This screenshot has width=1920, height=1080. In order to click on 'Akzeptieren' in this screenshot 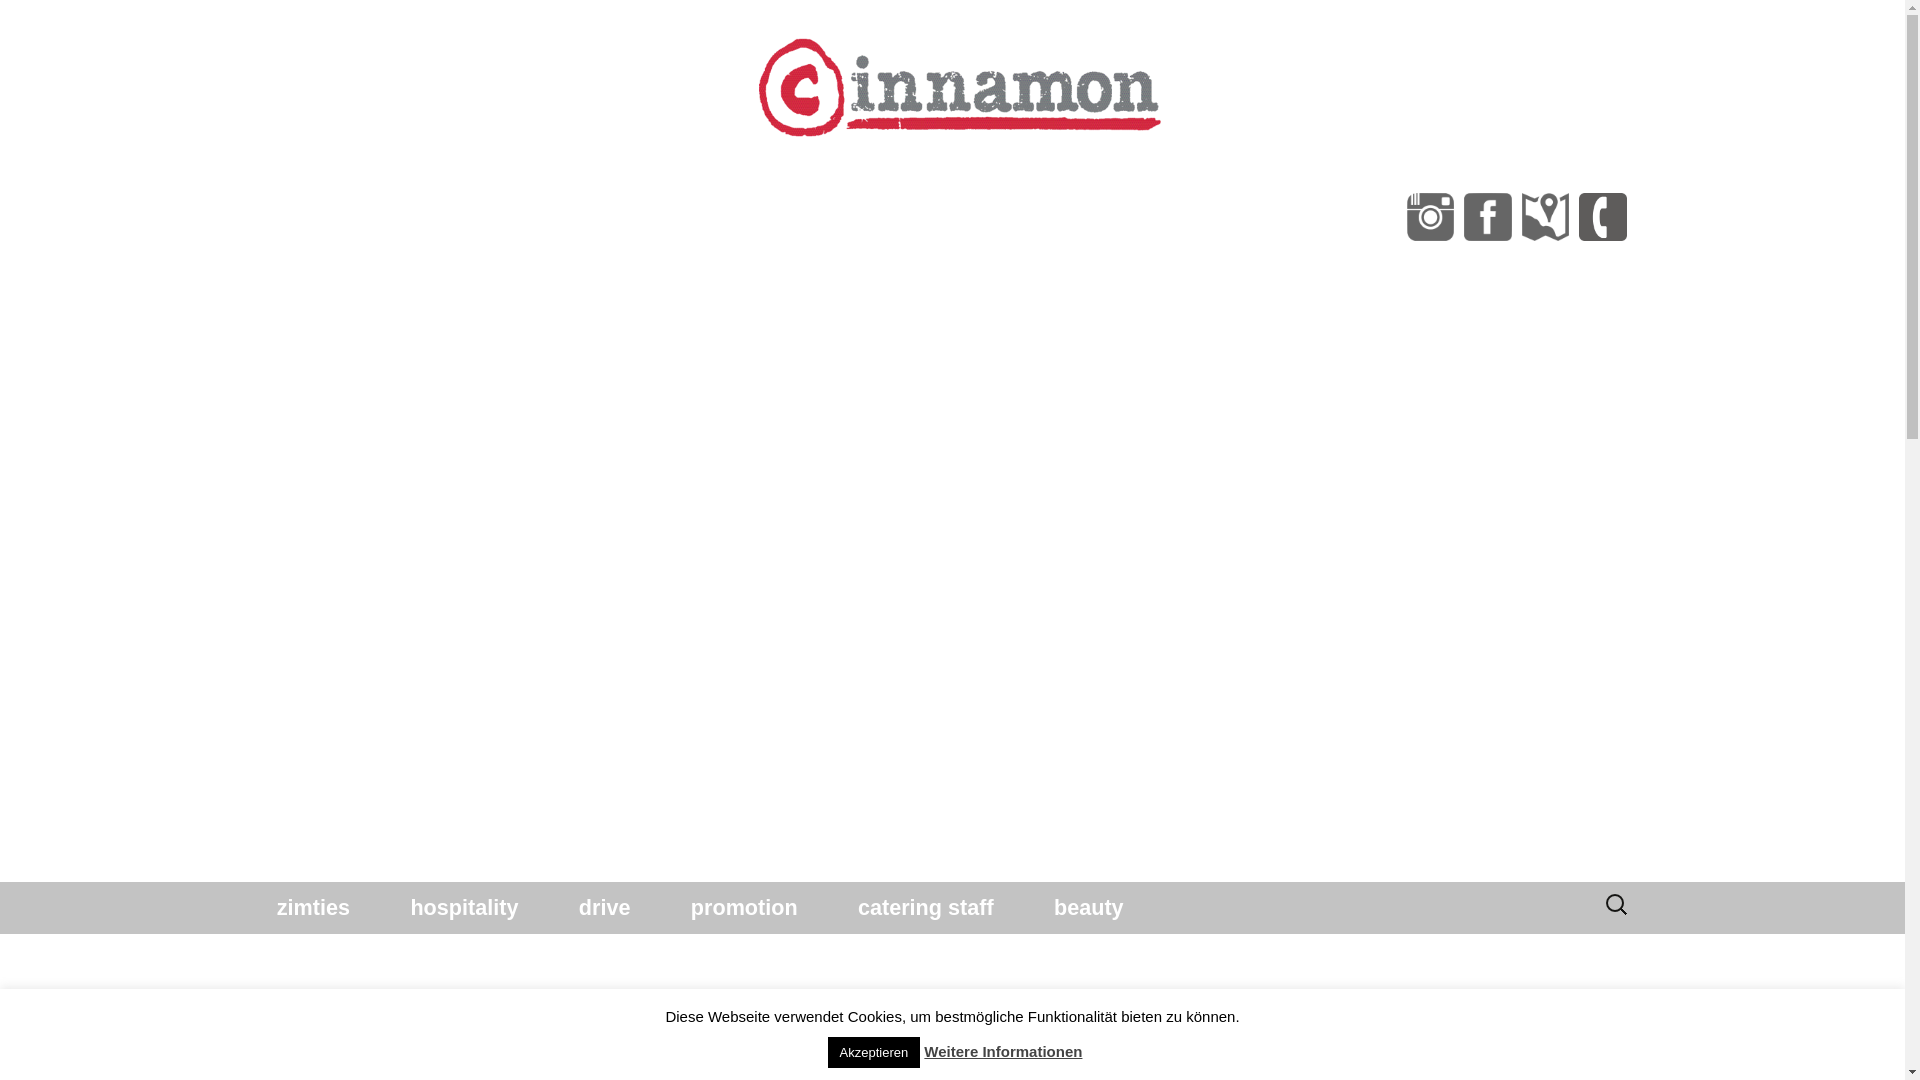, I will do `click(874, 1051)`.